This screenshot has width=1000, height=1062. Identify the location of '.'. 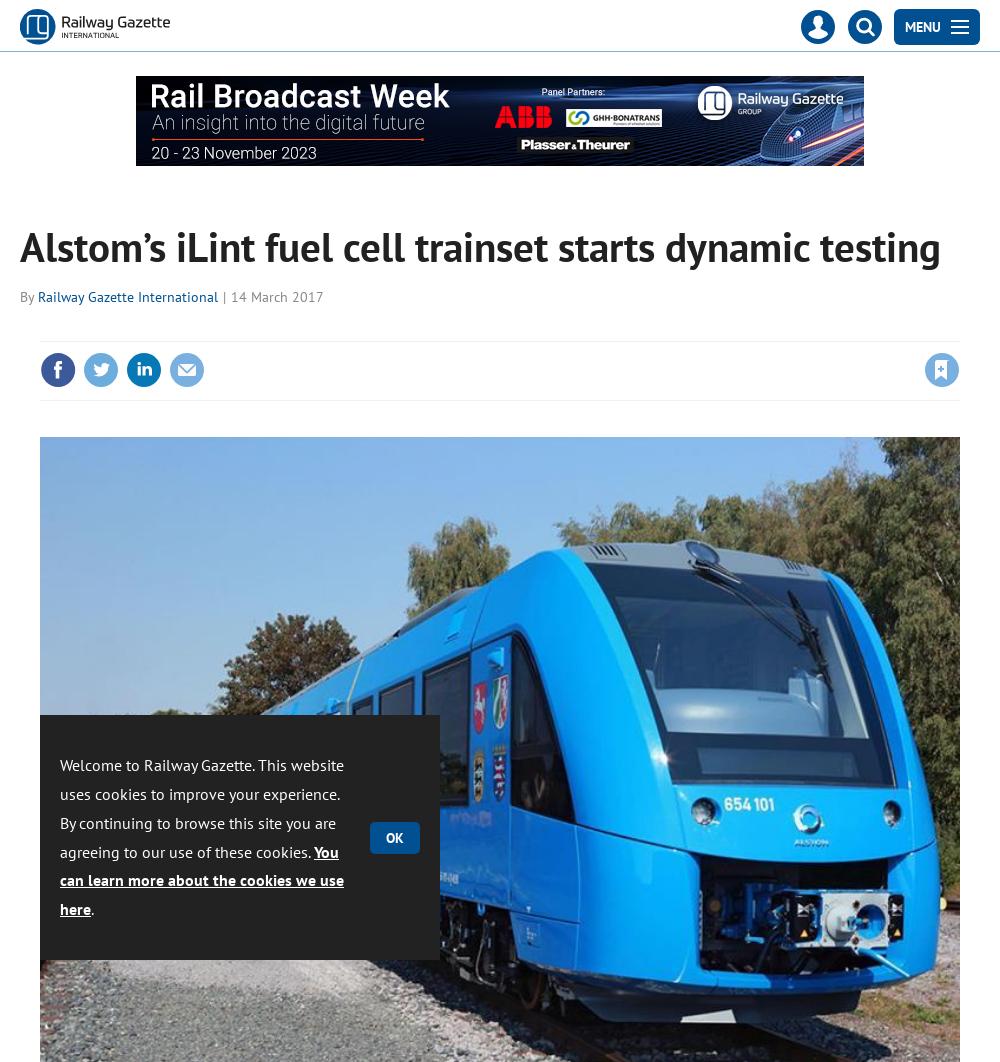
(91, 907).